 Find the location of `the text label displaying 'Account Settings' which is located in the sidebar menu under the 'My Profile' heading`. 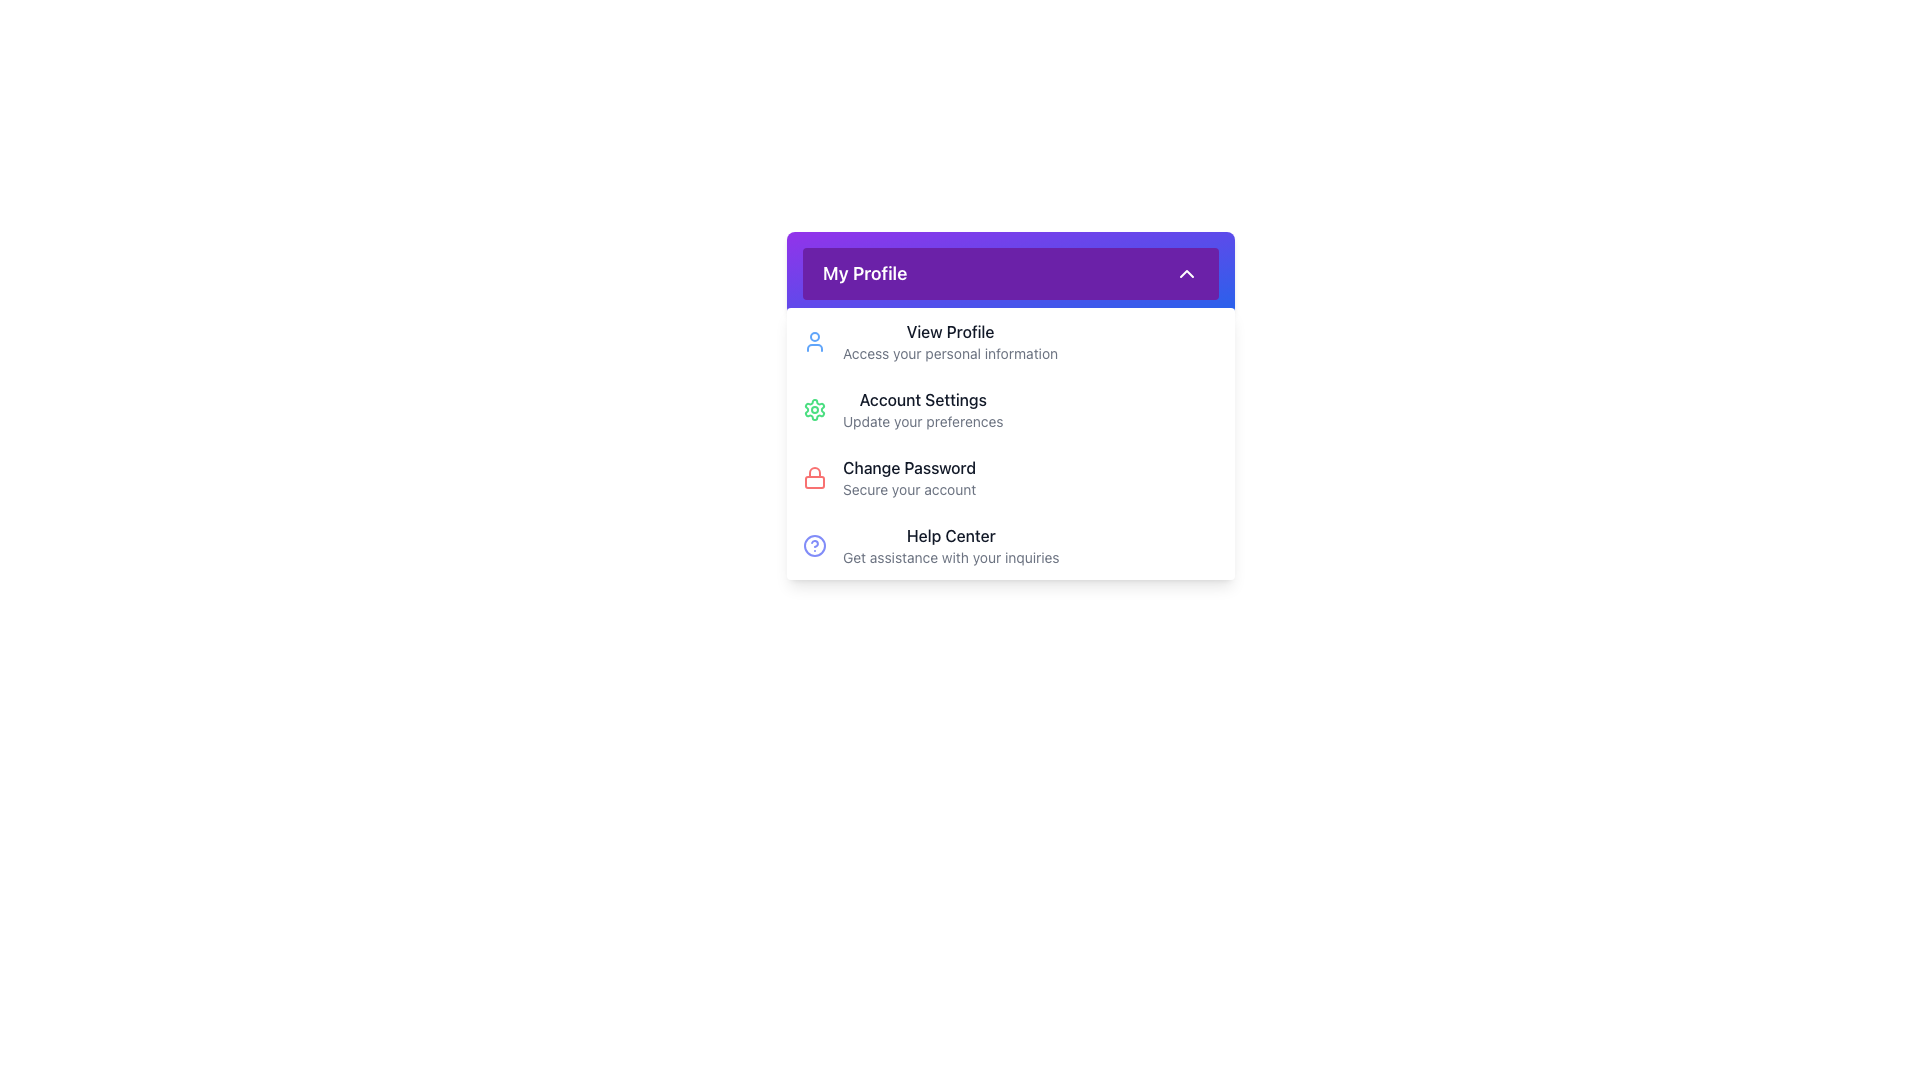

the text label displaying 'Account Settings' which is located in the sidebar menu under the 'My Profile' heading is located at coordinates (922, 400).